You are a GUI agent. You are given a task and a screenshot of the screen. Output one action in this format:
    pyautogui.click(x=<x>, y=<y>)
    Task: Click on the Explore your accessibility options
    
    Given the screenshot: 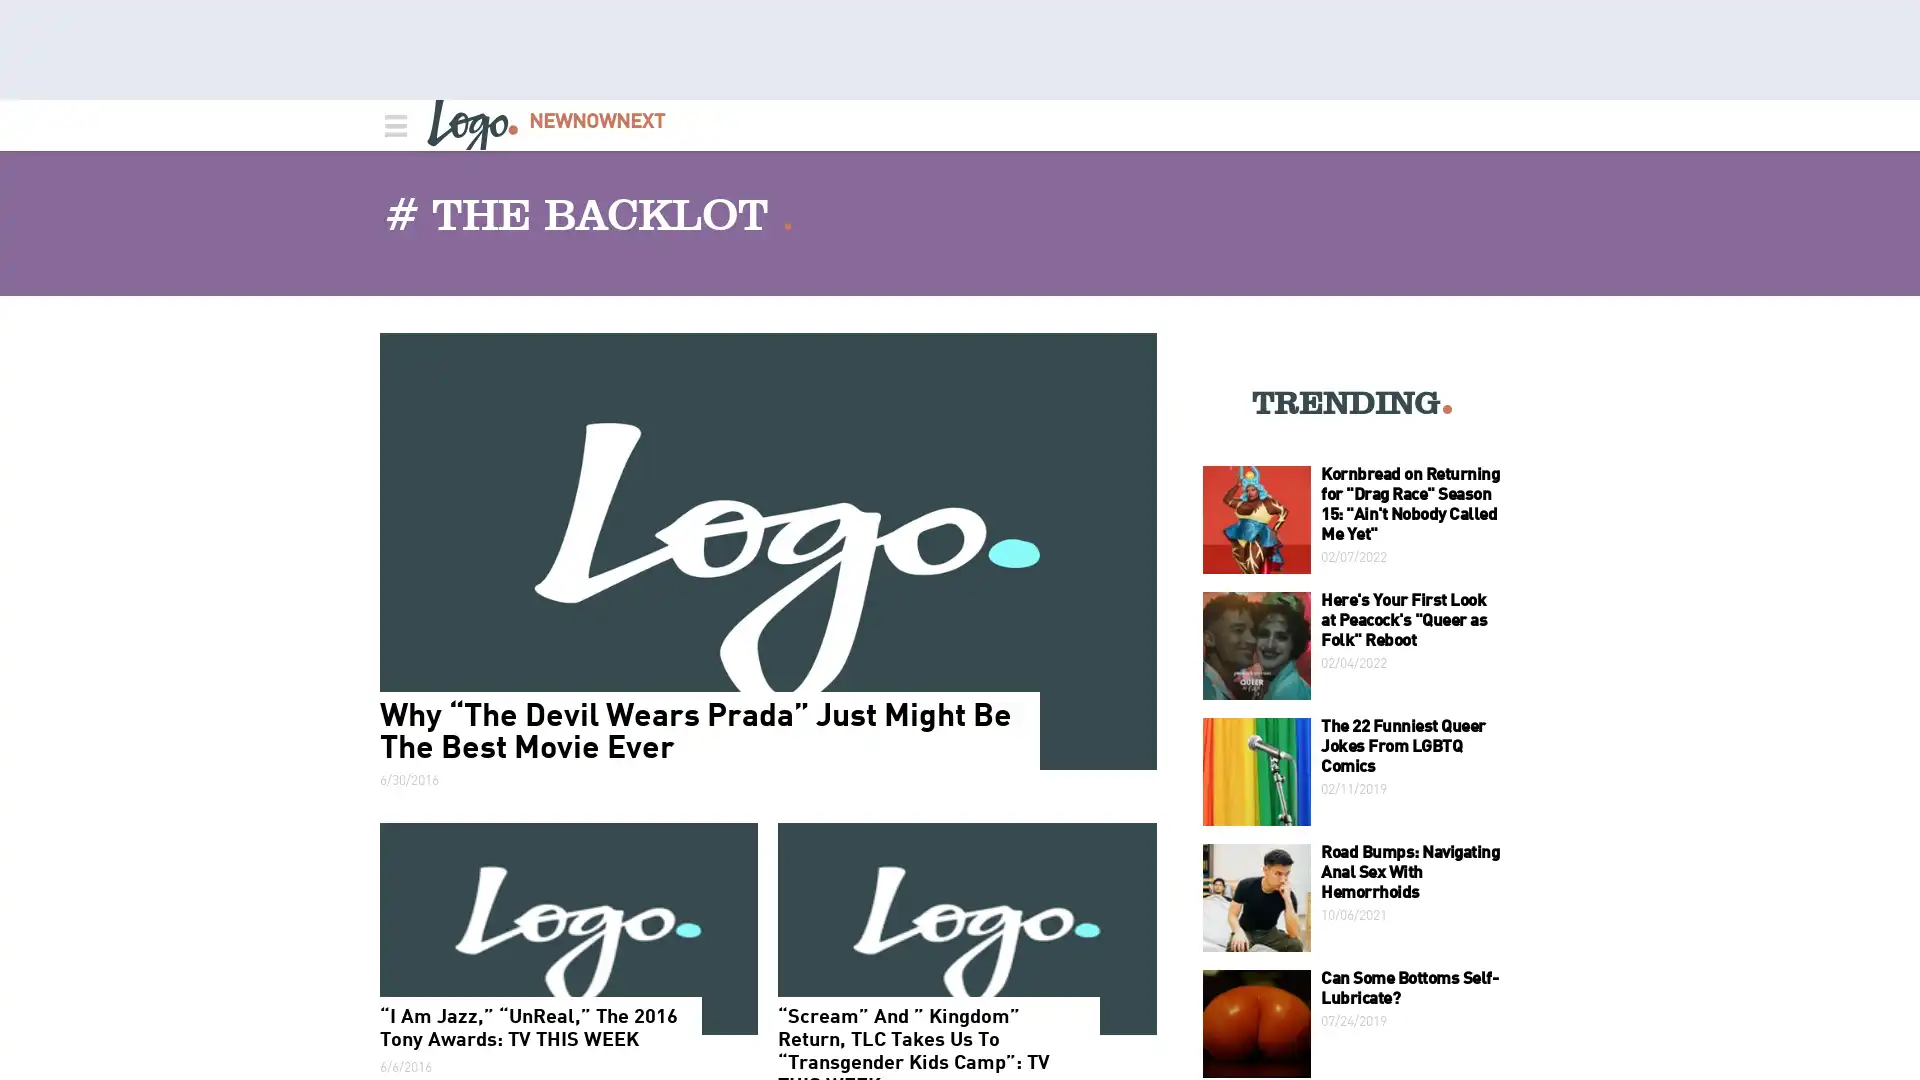 What is the action you would take?
    pyautogui.click(x=1886, y=979)
    